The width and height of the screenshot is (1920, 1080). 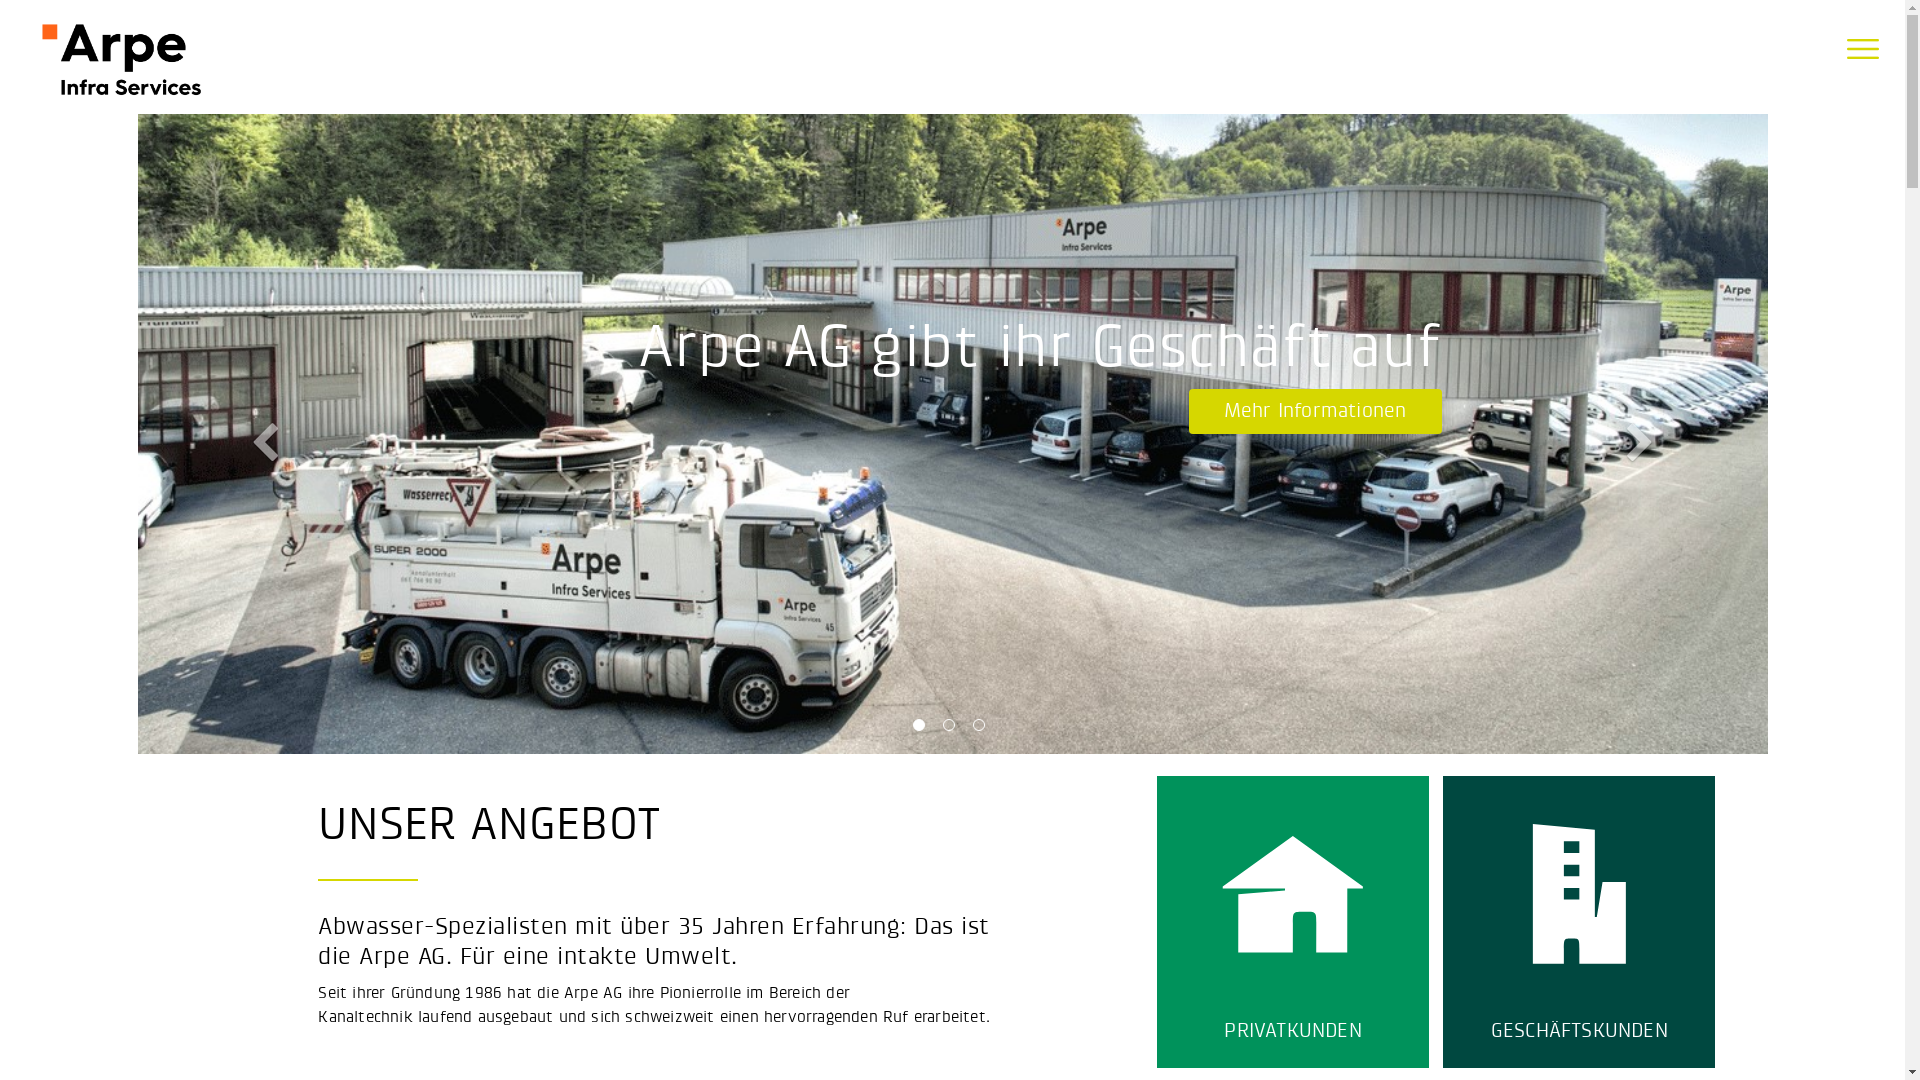 What do you see at coordinates (911, 729) in the screenshot?
I see `'1'` at bounding box center [911, 729].